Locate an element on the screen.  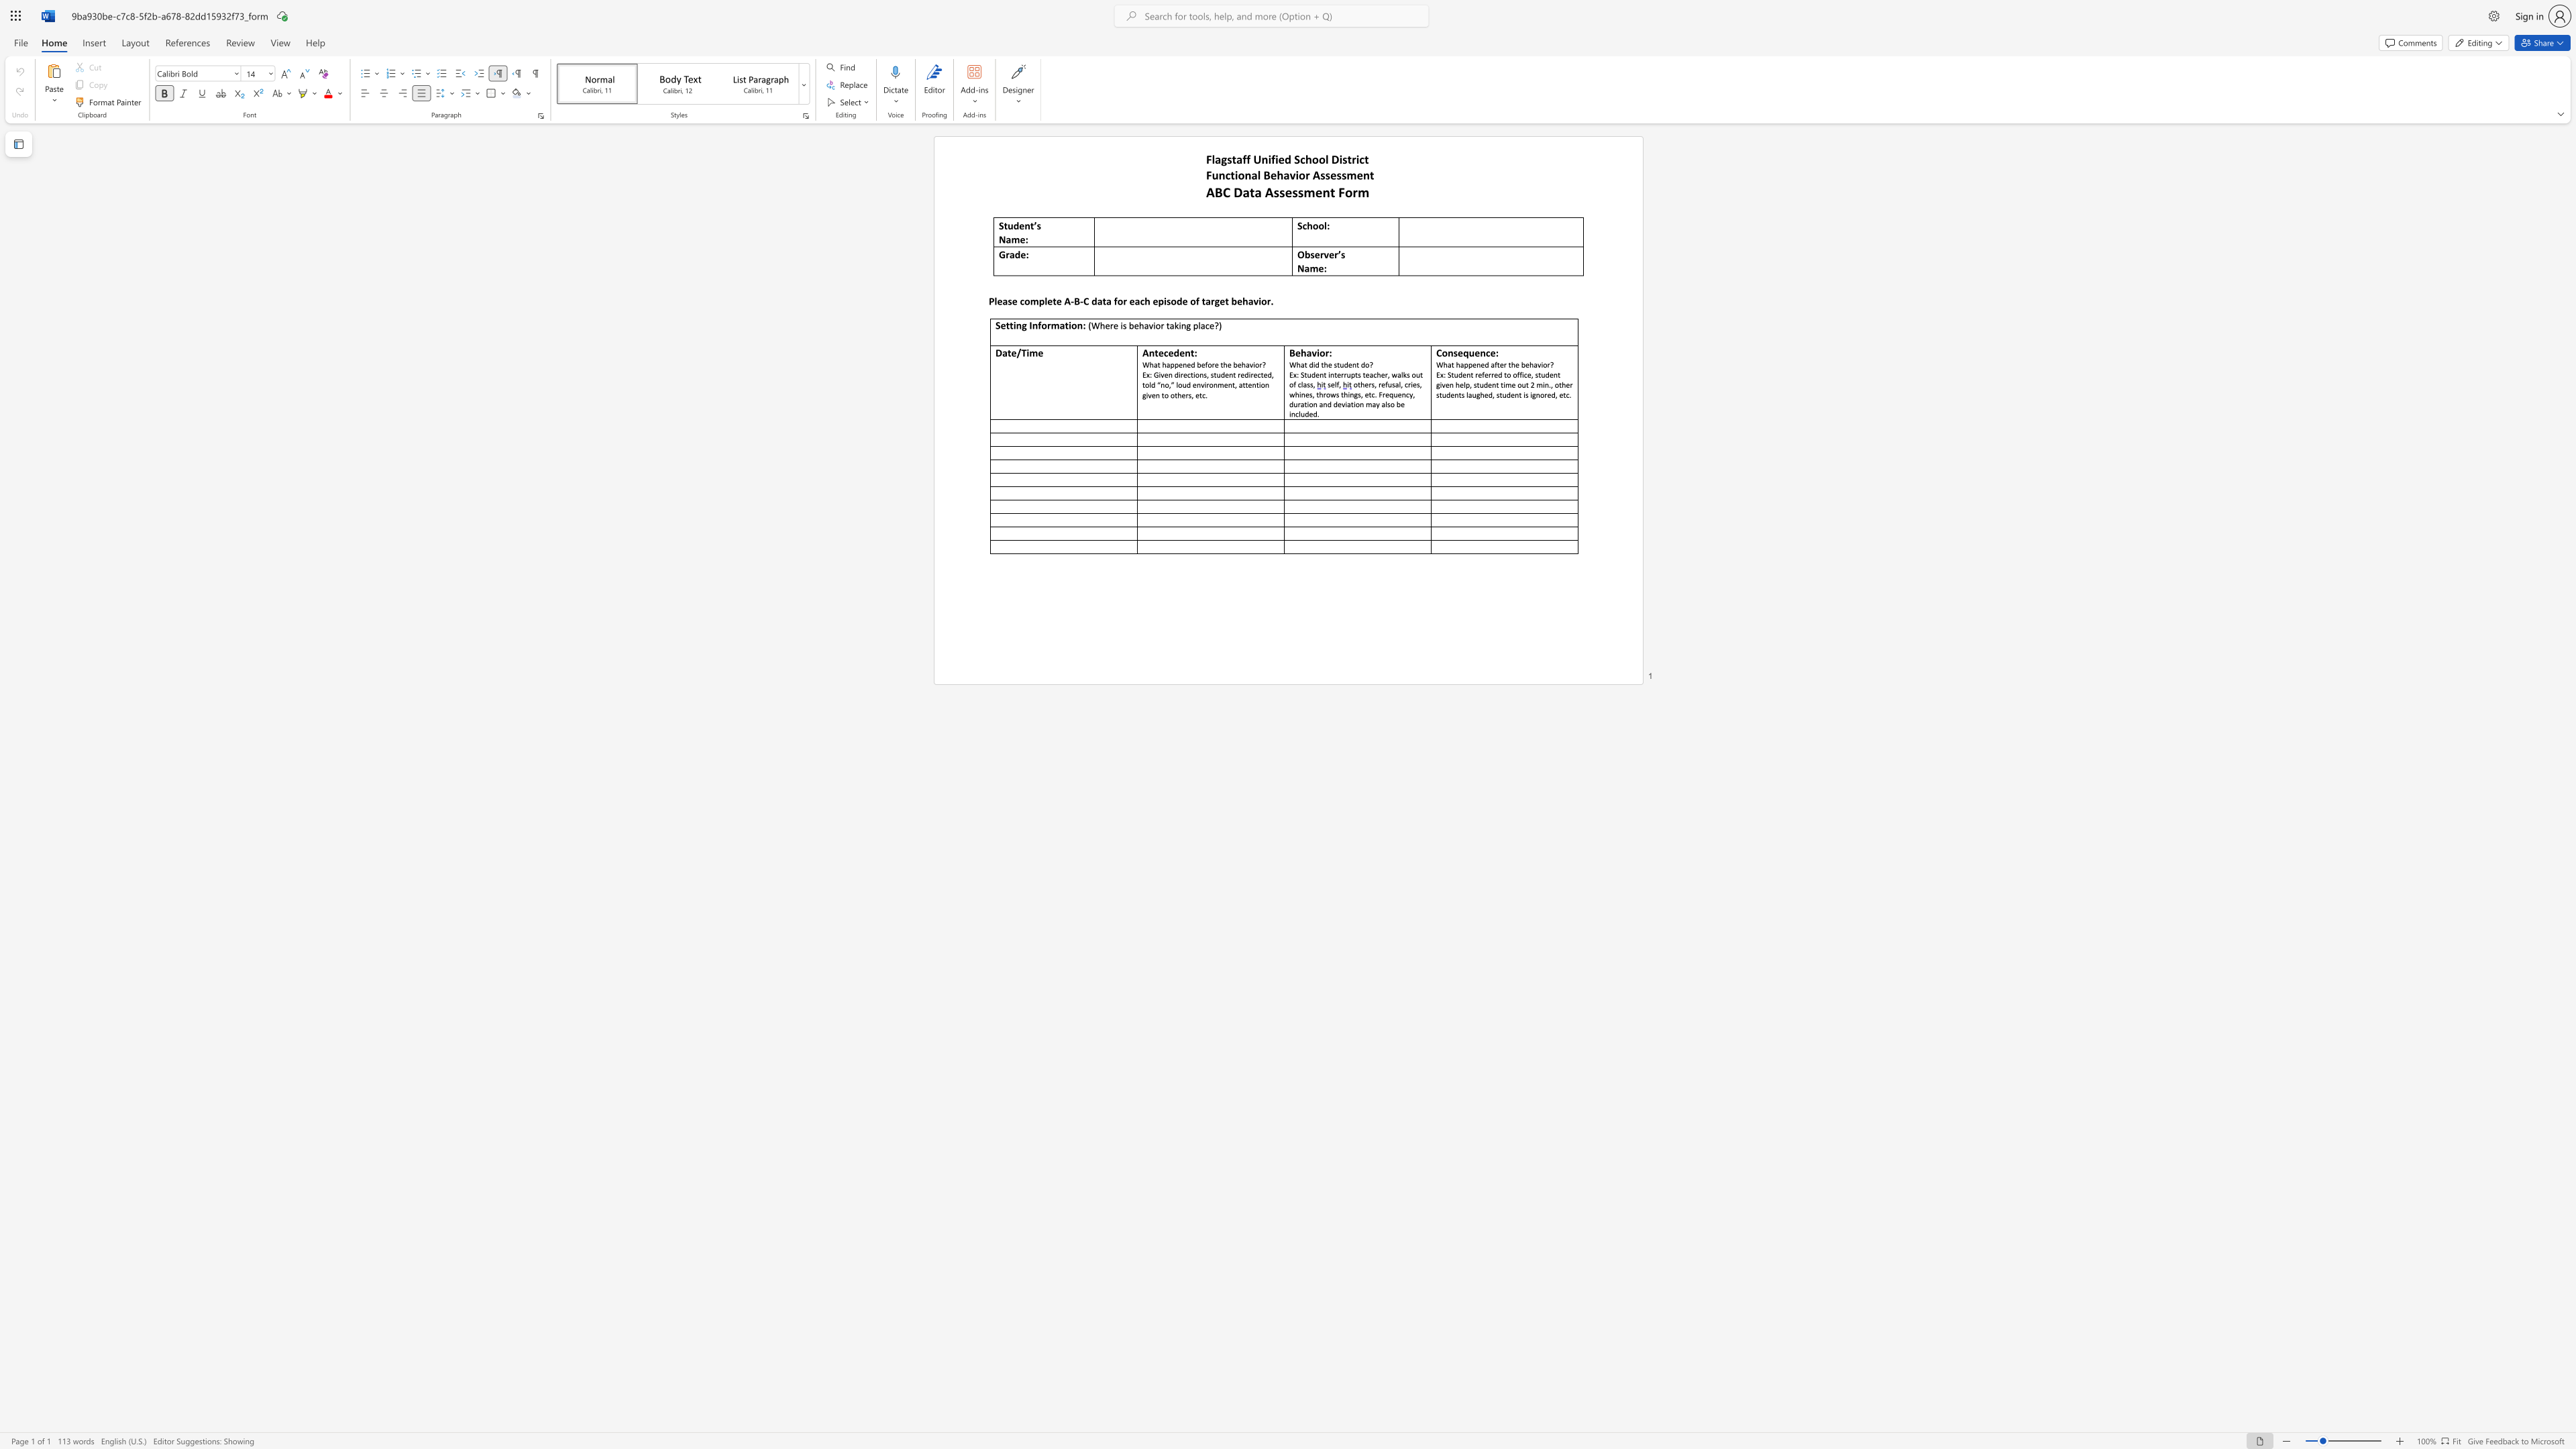
the 1th character ":" in the text is located at coordinates (1324, 268).